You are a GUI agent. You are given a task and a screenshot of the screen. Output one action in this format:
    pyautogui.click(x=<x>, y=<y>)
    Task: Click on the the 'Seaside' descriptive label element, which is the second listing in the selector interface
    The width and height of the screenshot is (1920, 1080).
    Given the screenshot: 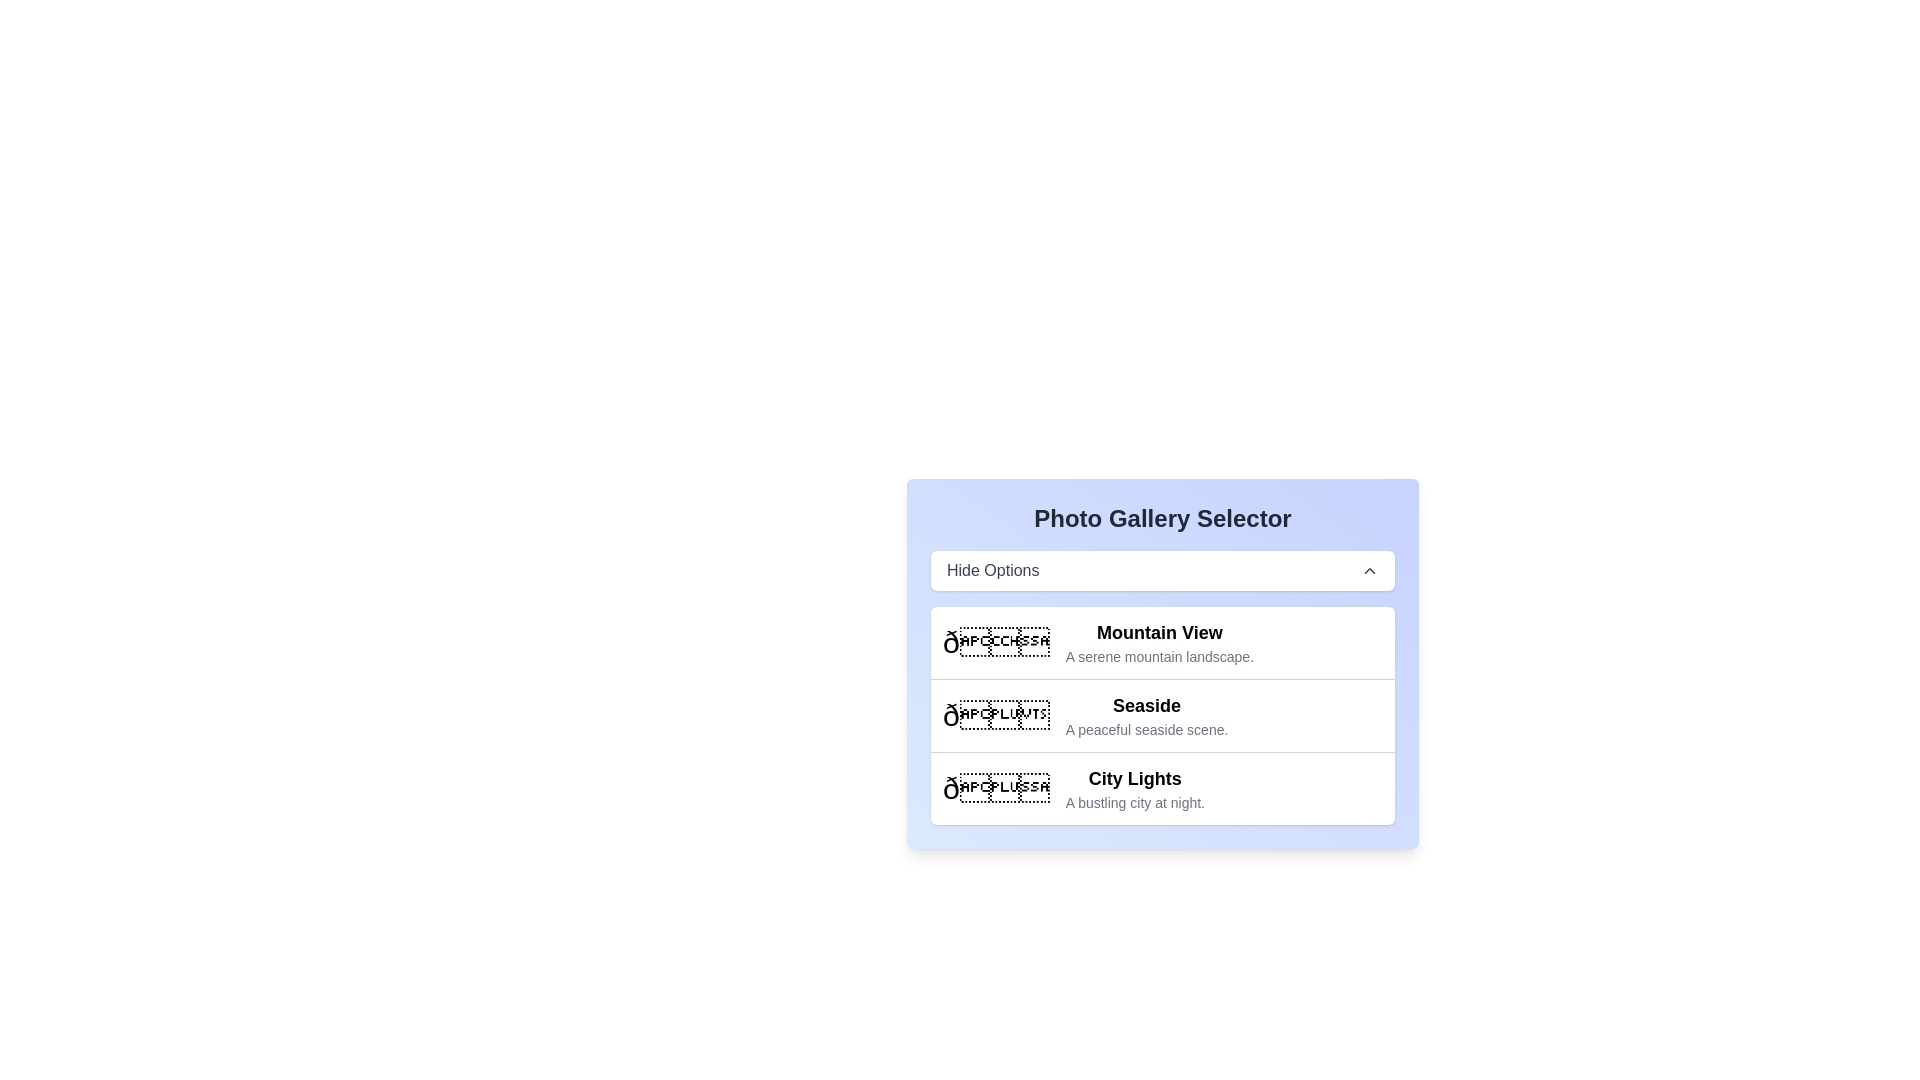 What is the action you would take?
    pyautogui.click(x=1147, y=715)
    